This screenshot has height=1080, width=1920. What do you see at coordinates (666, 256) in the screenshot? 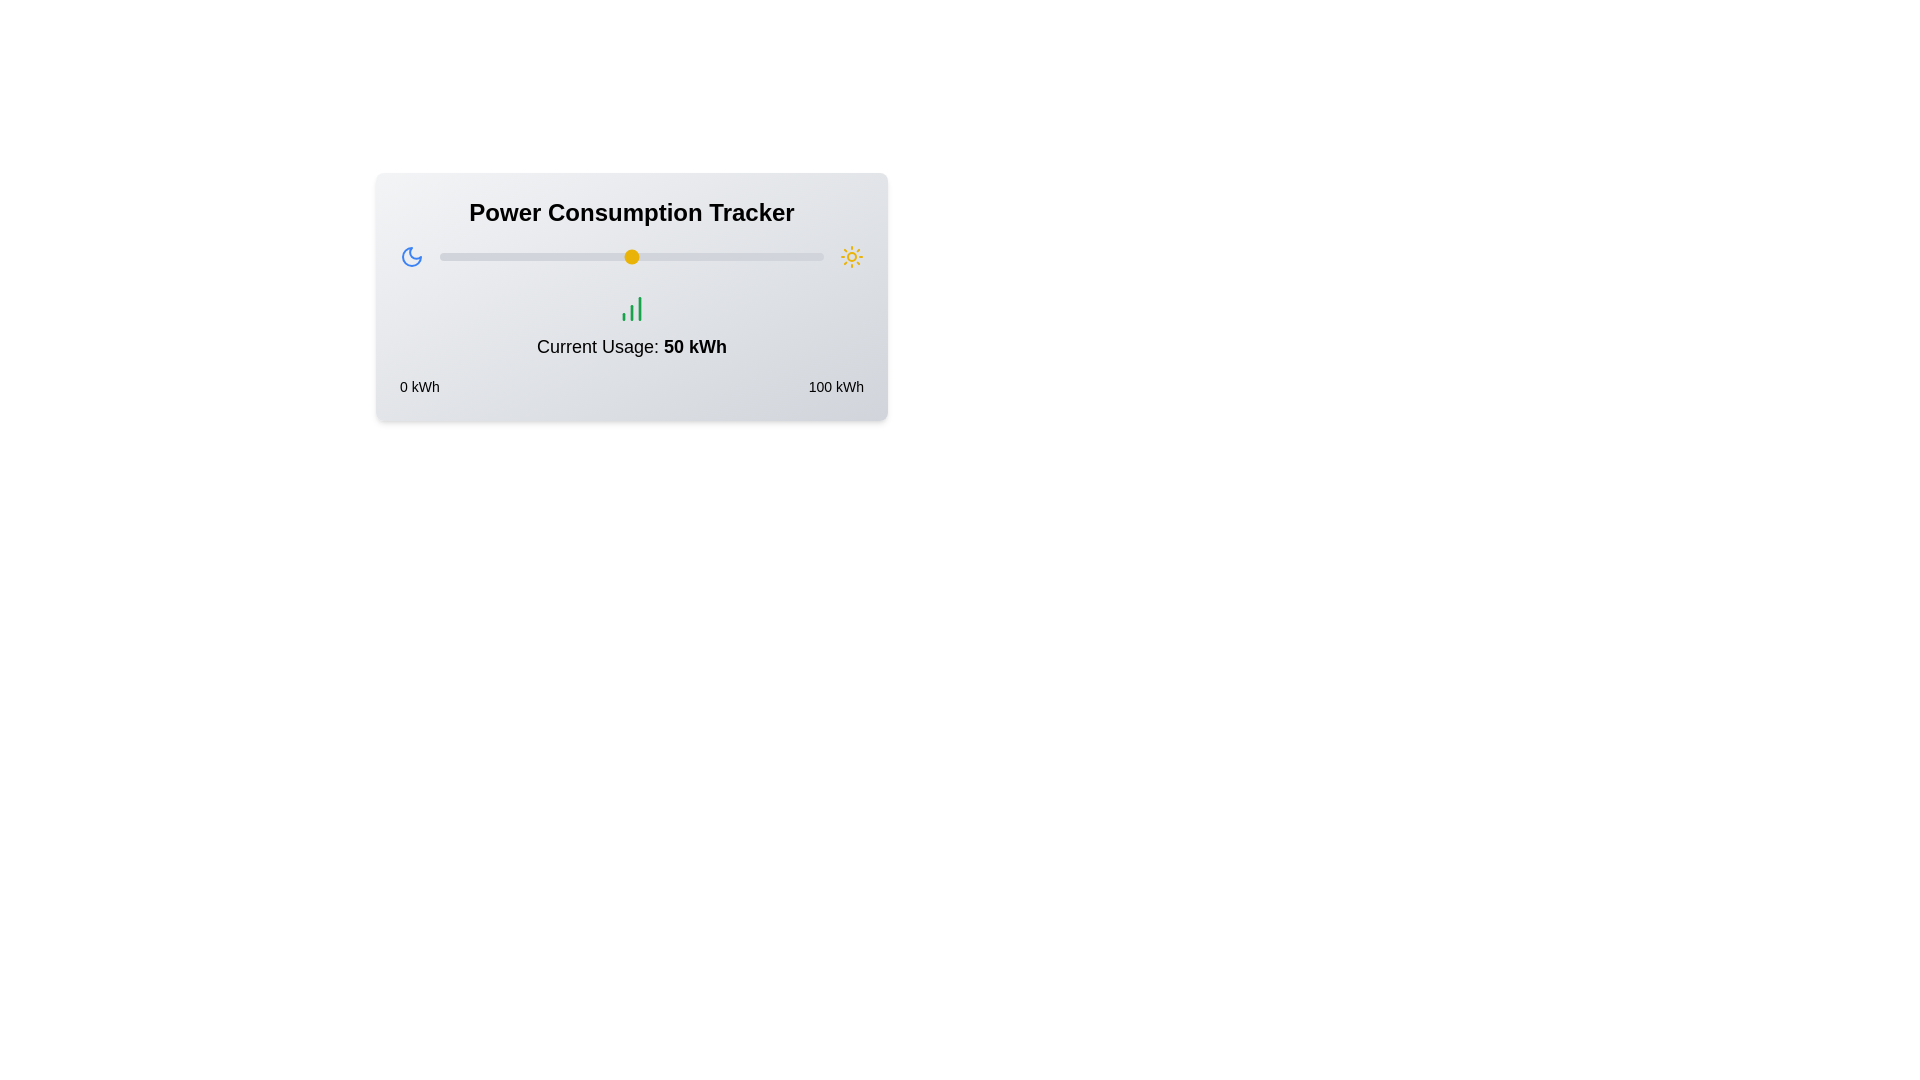
I see `the slider to set the power usage to 59 kWh` at bounding box center [666, 256].